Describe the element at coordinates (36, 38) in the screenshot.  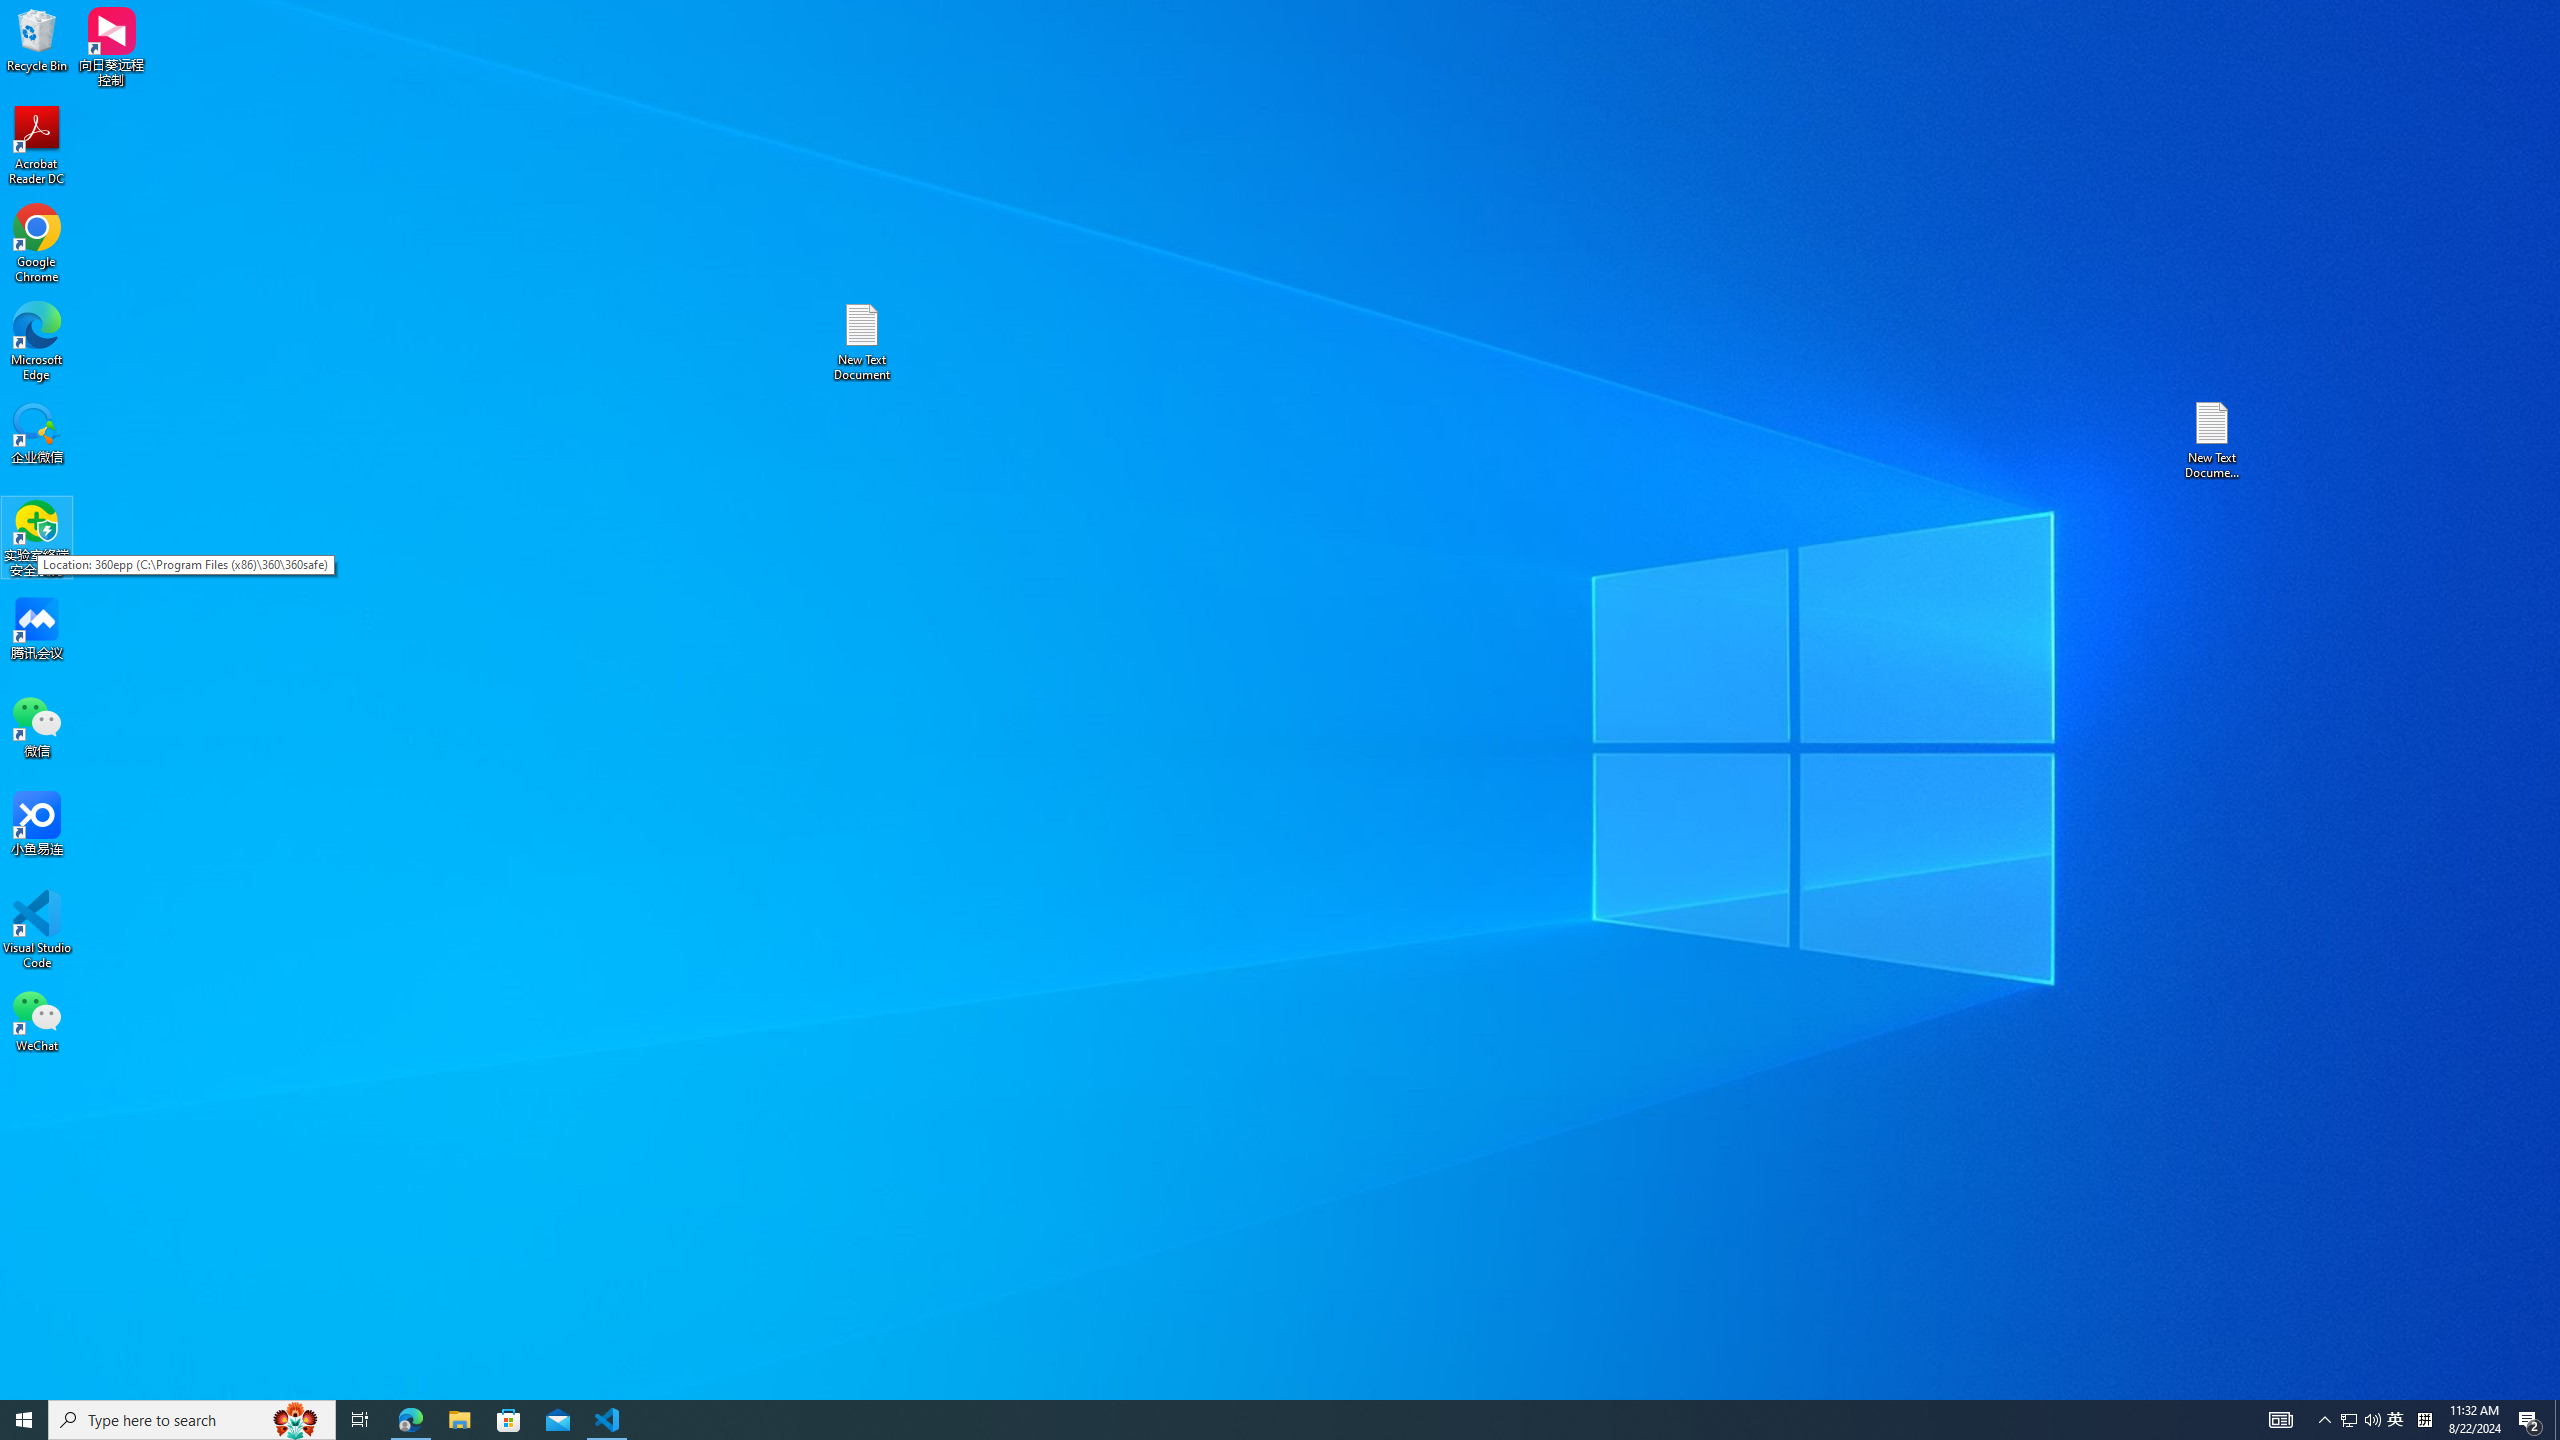
I see `'Recycle Bin'` at that location.